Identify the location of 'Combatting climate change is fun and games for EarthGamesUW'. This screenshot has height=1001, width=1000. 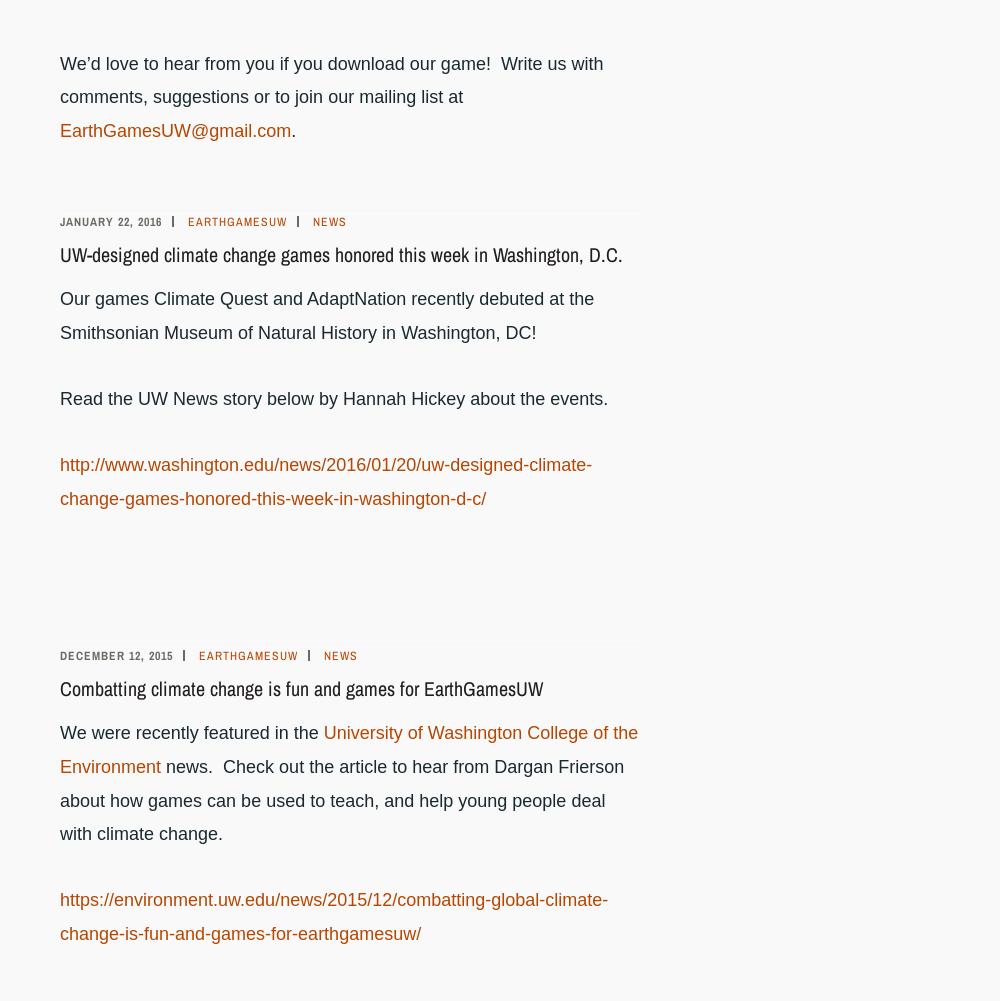
(301, 687).